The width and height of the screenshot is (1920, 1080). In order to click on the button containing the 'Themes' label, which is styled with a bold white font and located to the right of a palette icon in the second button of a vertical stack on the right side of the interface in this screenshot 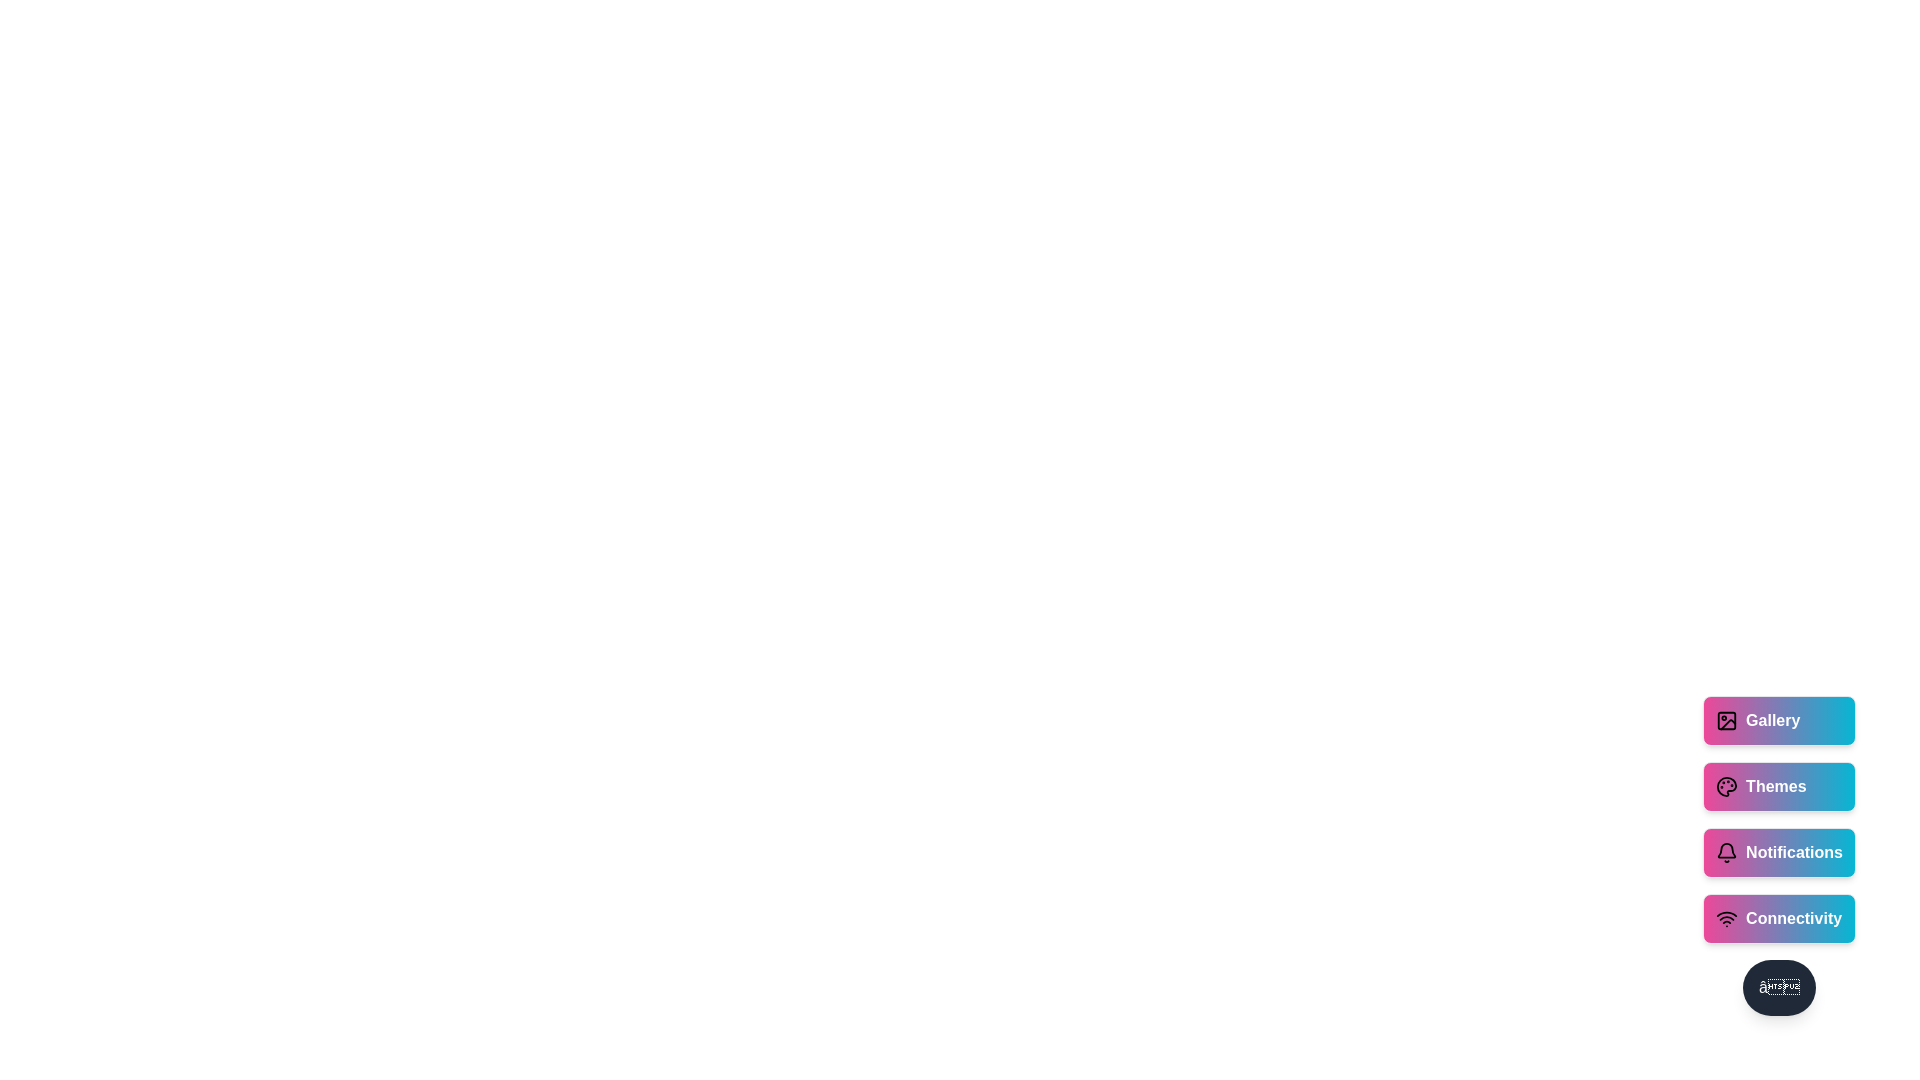, I will do `click(1776, 785)`.